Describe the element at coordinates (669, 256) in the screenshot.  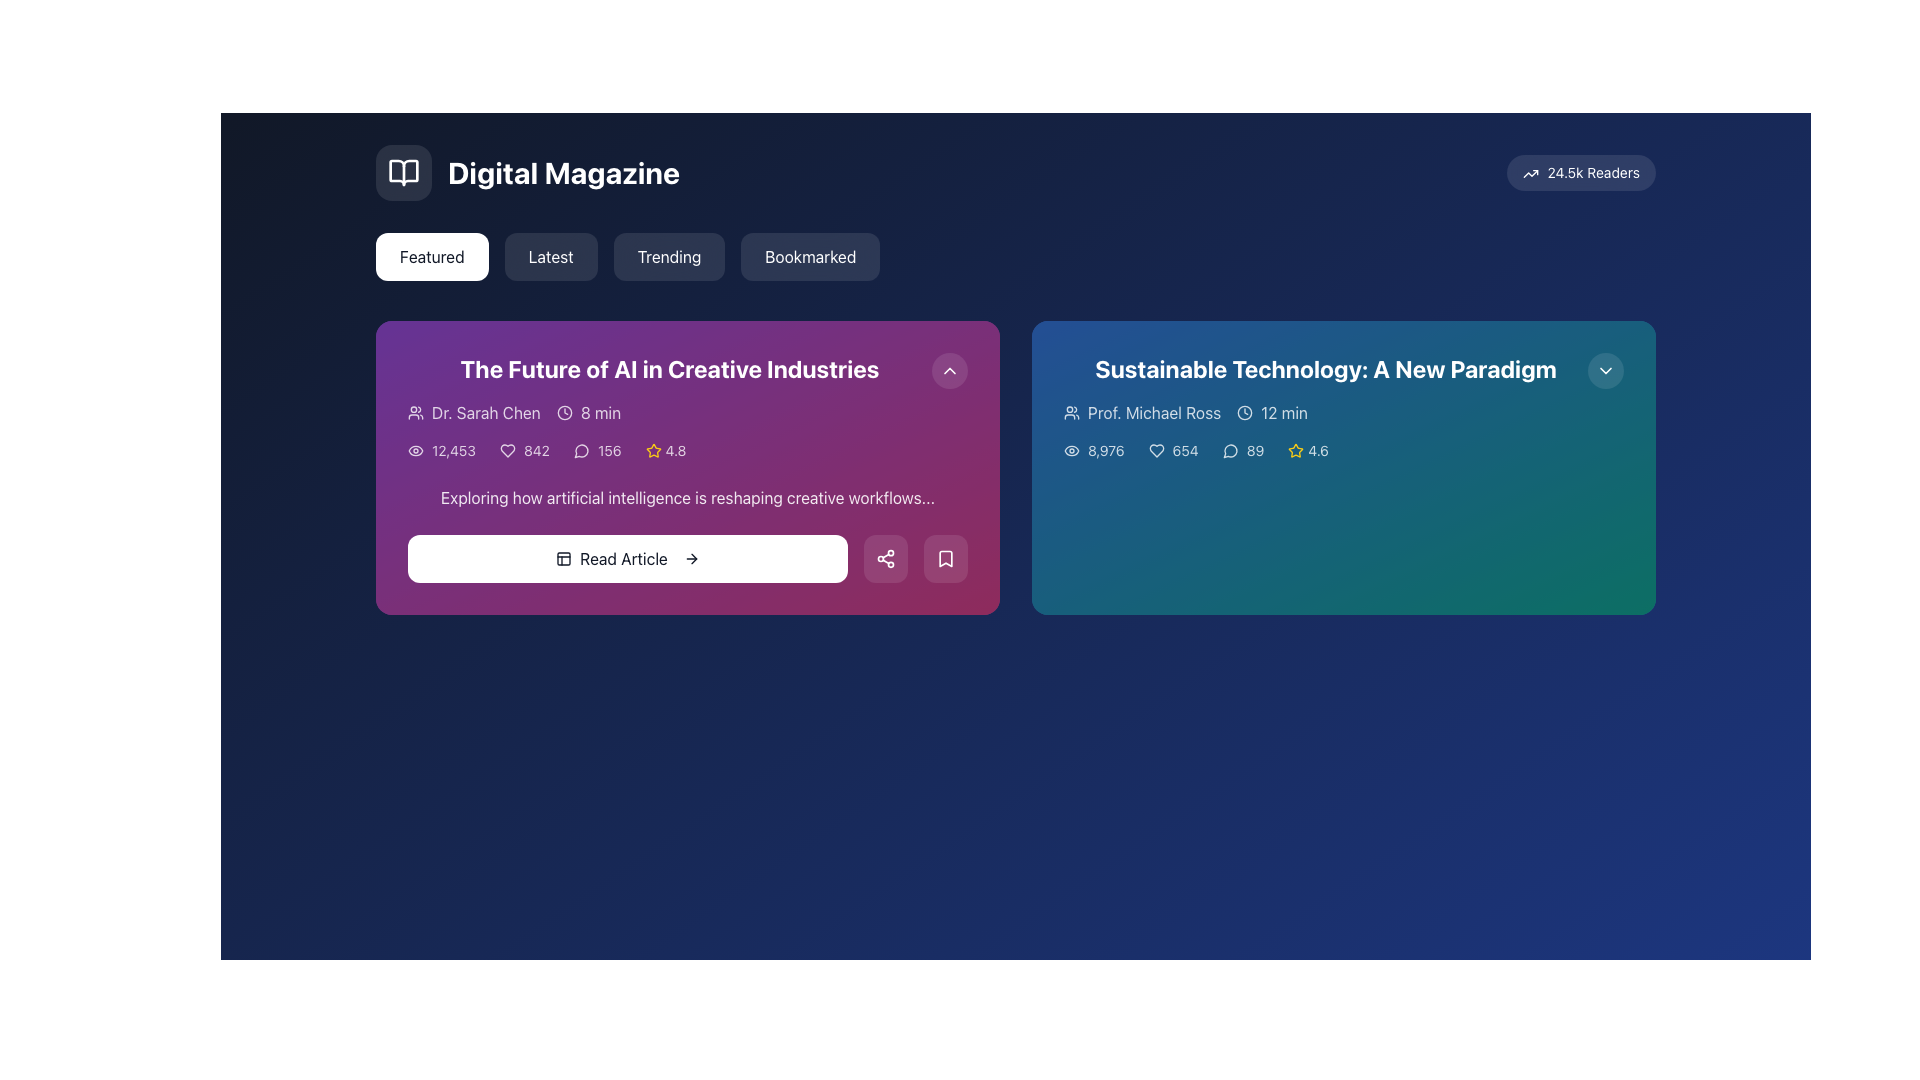
I see `the 'Trending' button, which is the third button from the left in a row of four buttons below the title 'Digital Magazine'` at that location.